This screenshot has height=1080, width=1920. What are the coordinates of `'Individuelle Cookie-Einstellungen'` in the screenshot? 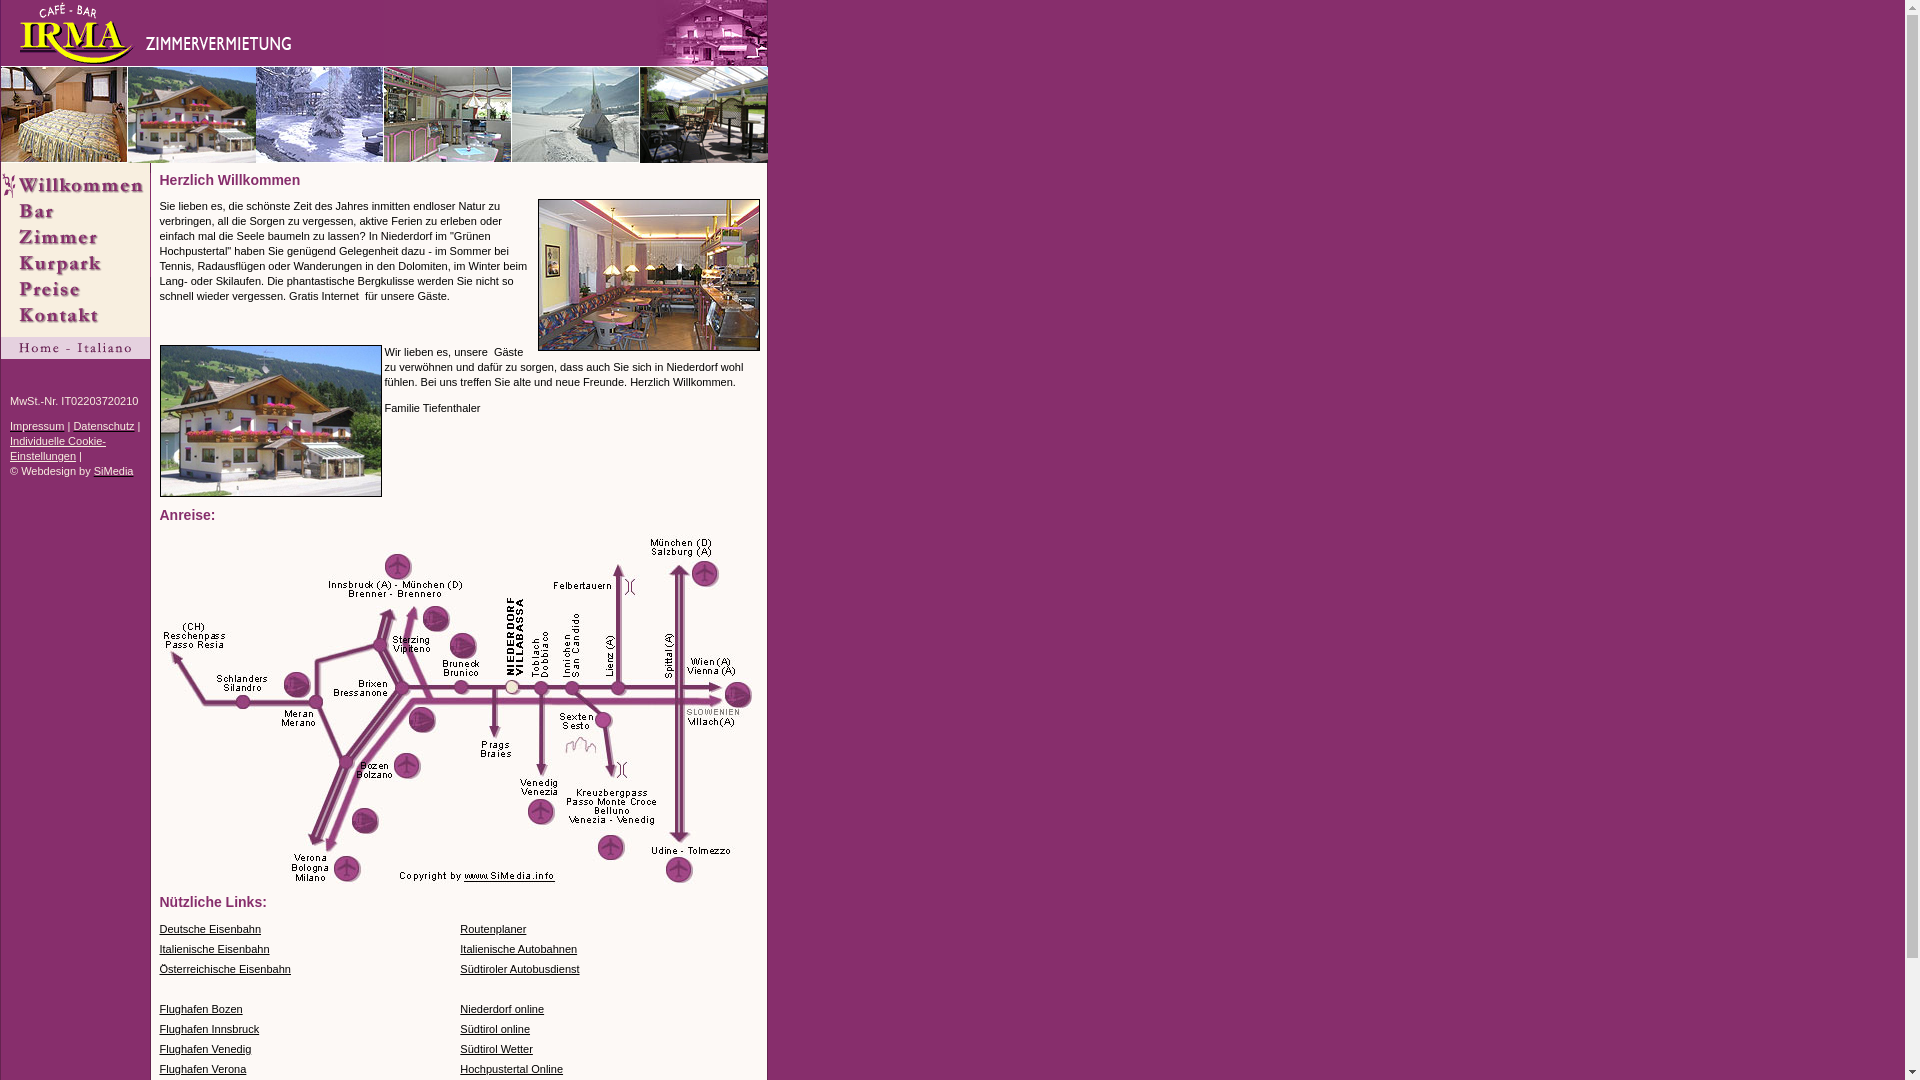 It's located at (57, 447).